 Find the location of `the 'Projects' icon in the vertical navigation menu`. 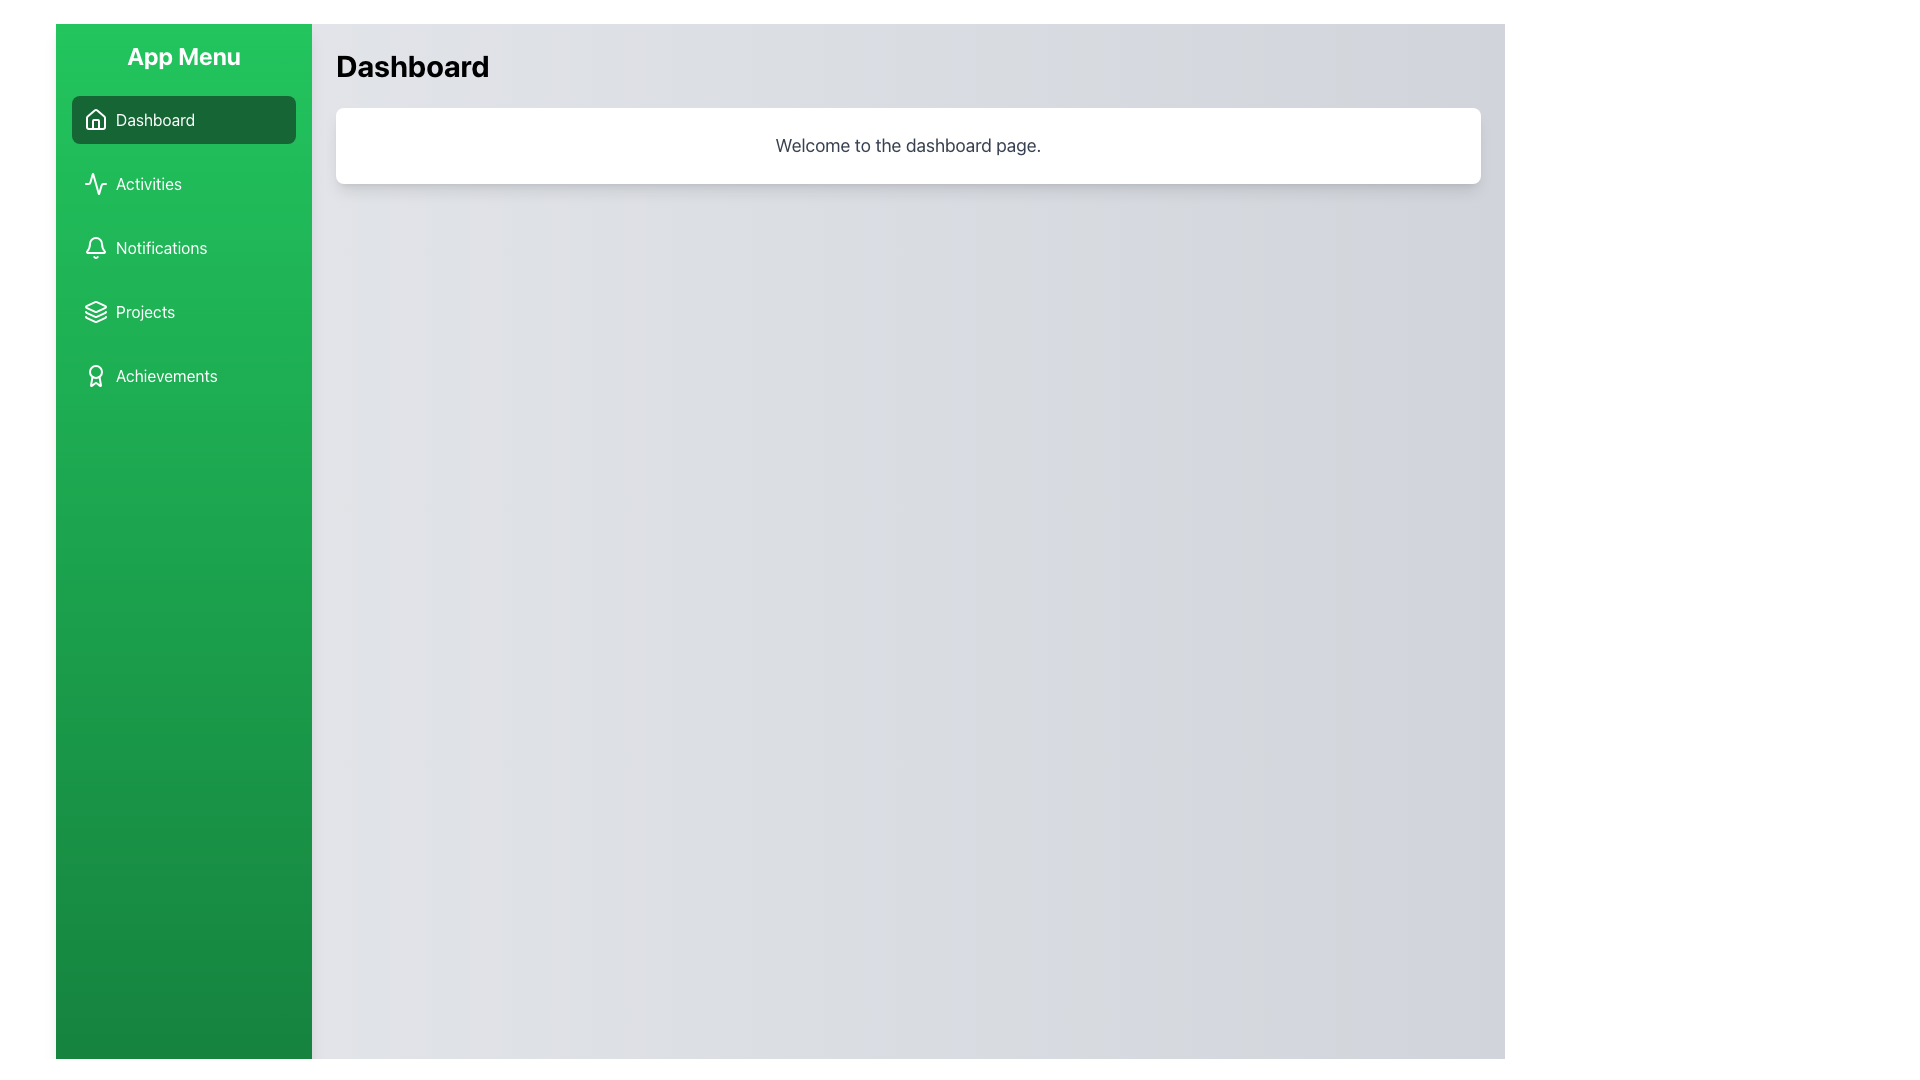

the 'Projects' icon in the vertical navigation menu is located at coordinates (95, 312).